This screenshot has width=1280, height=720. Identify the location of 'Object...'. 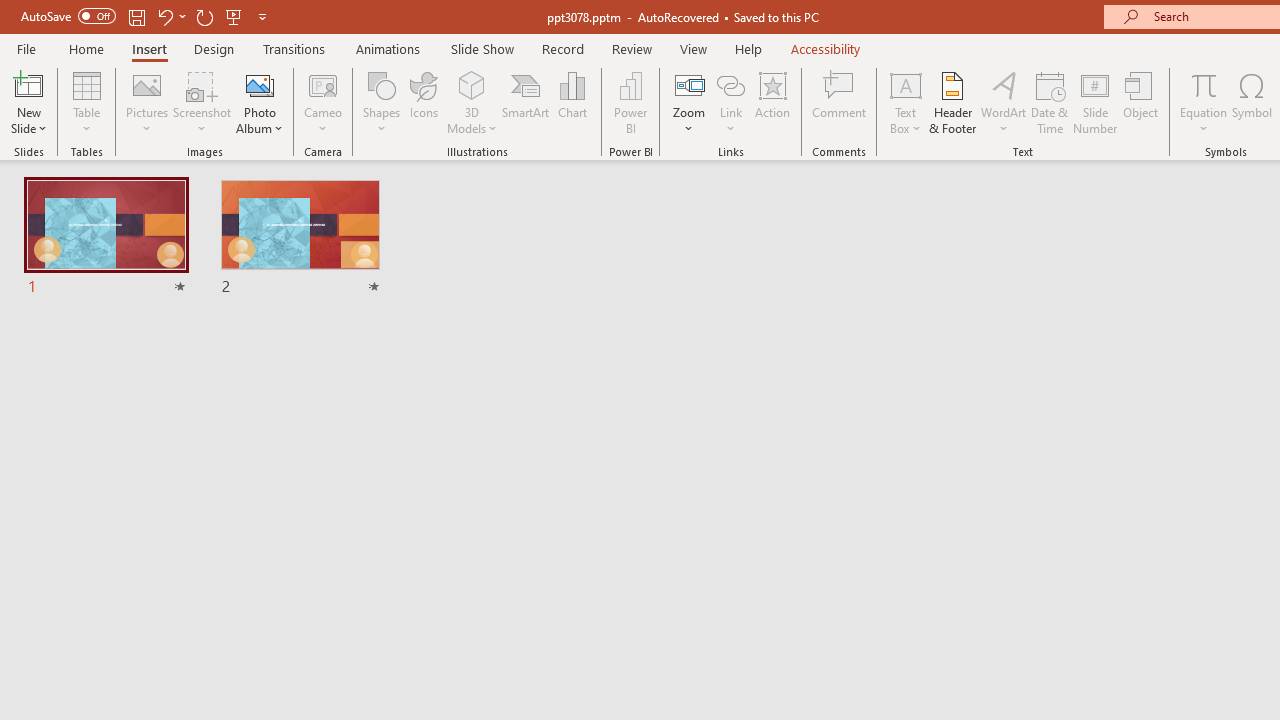
(1141, 103).